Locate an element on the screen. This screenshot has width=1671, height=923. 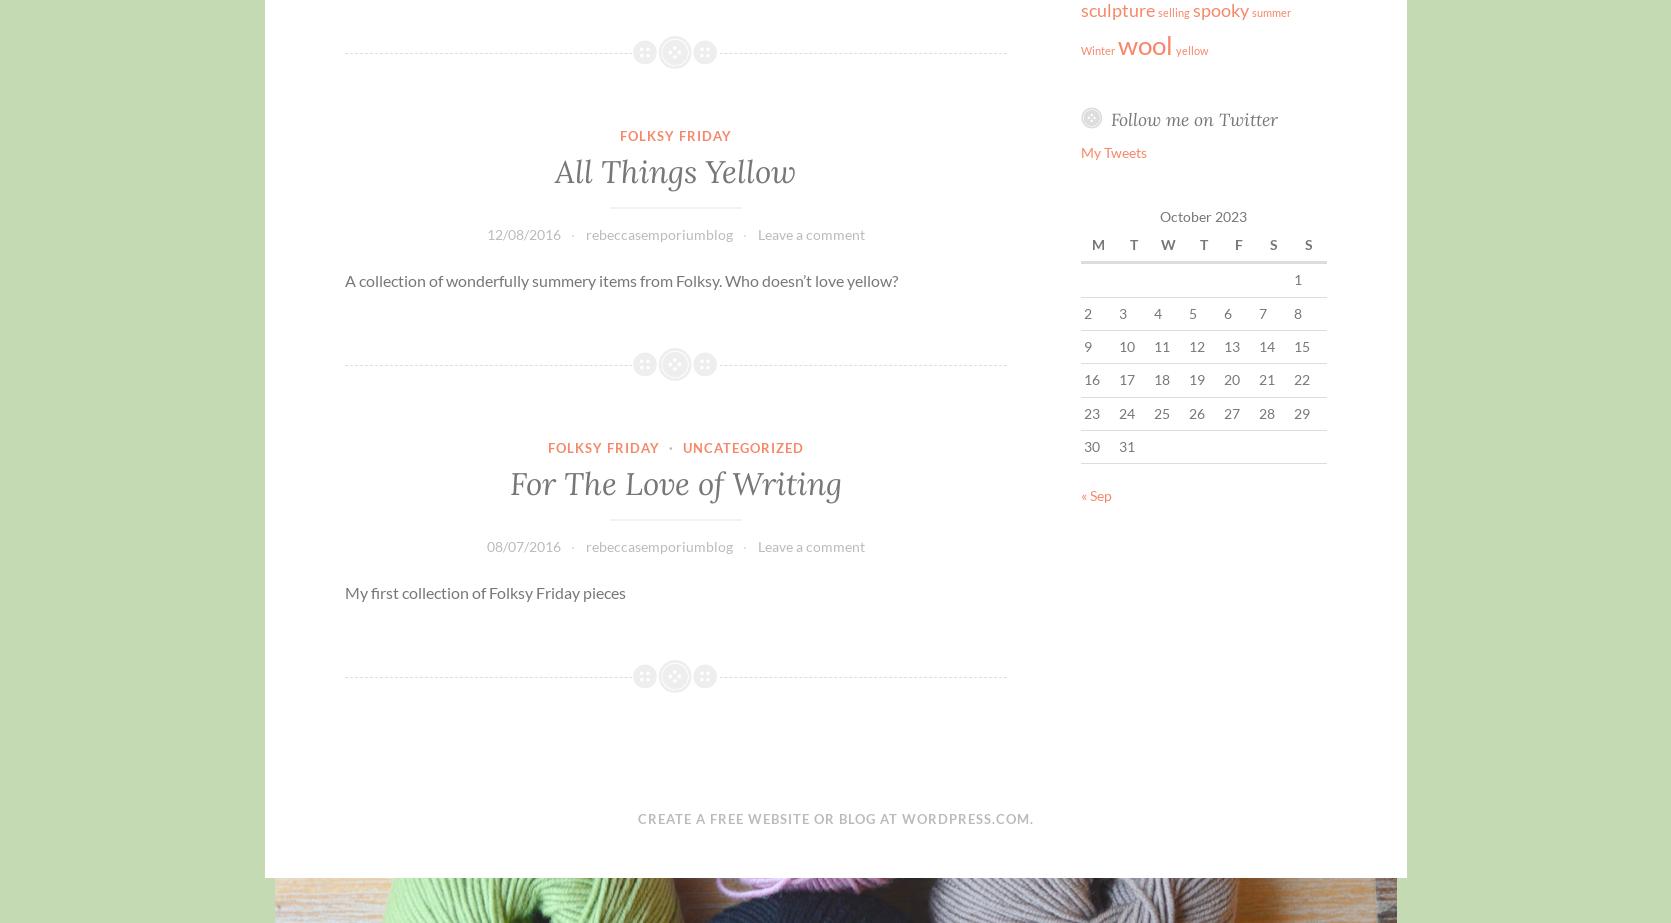
'3' is located at coordinates (1123, 312).